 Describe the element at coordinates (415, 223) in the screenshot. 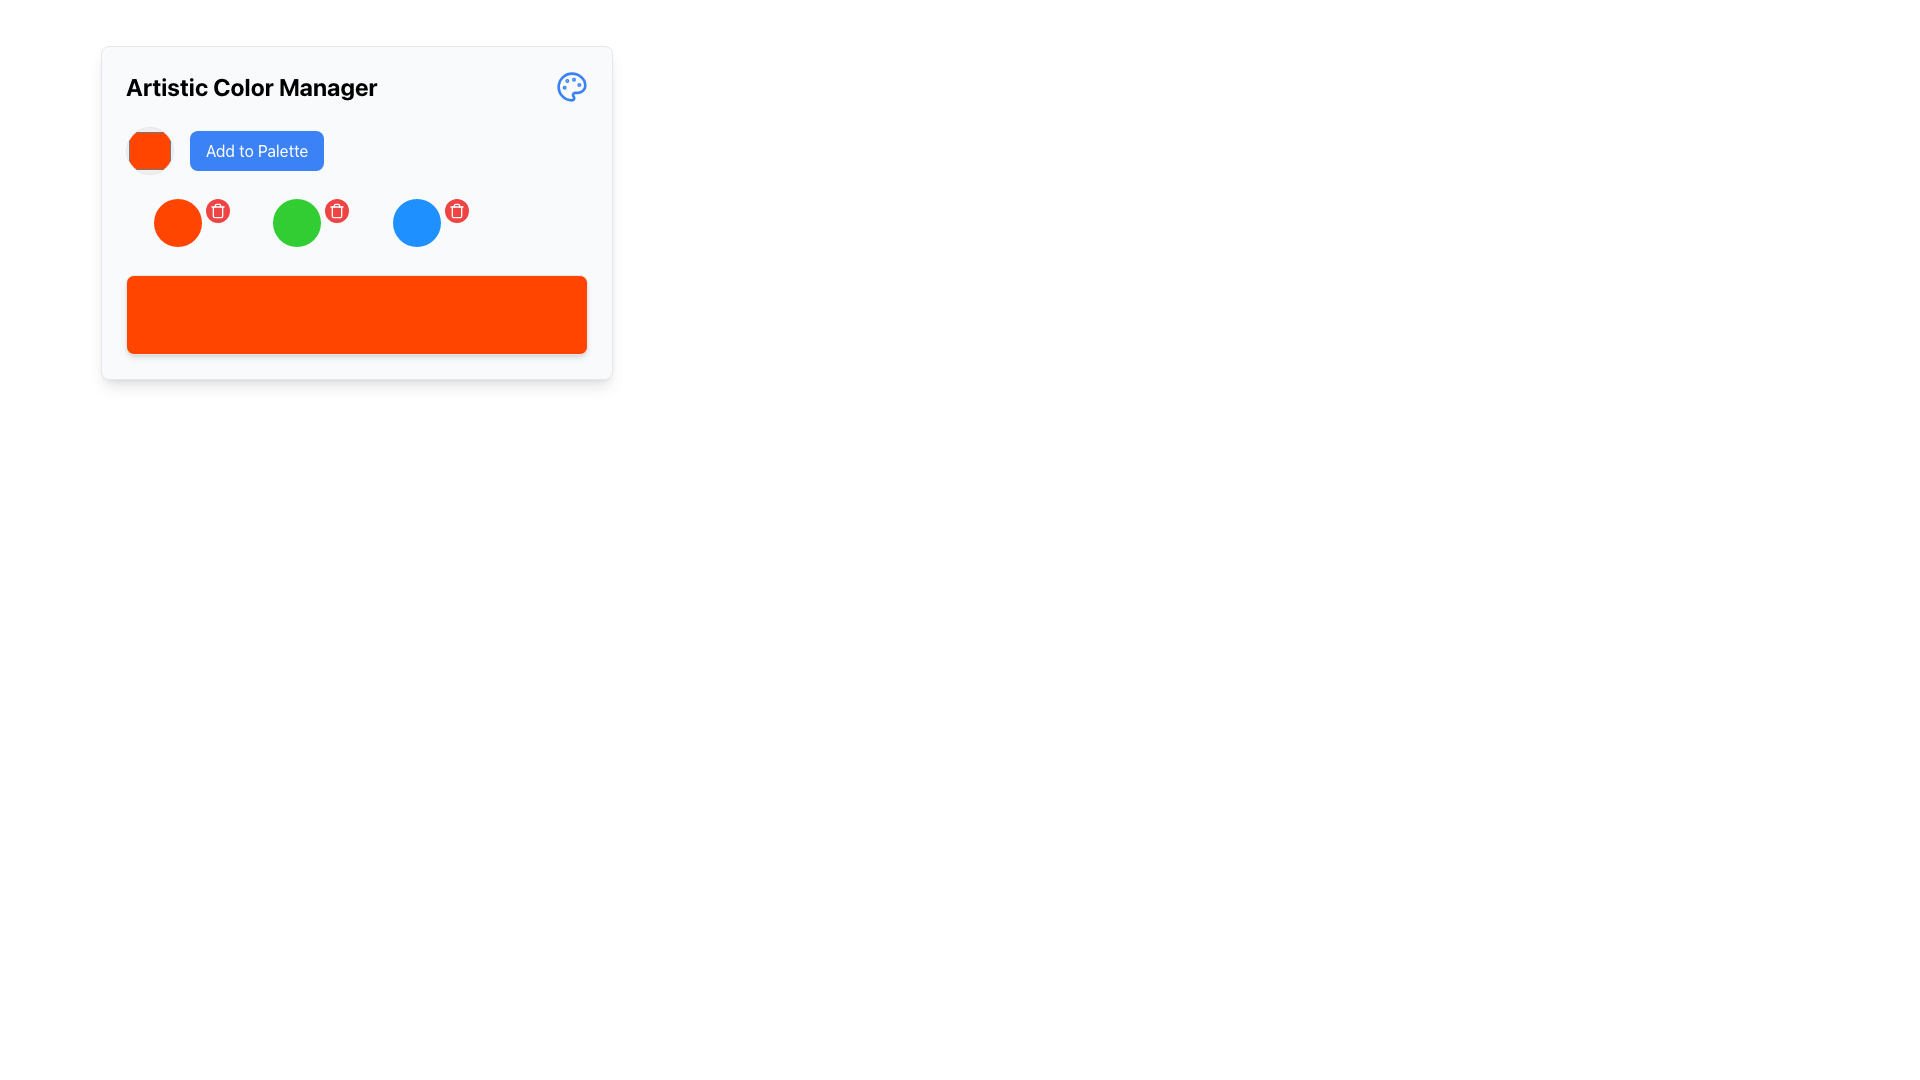

I see `the third circular color button representing the blue color in the 'Artistic Color Manager' section` at that location.